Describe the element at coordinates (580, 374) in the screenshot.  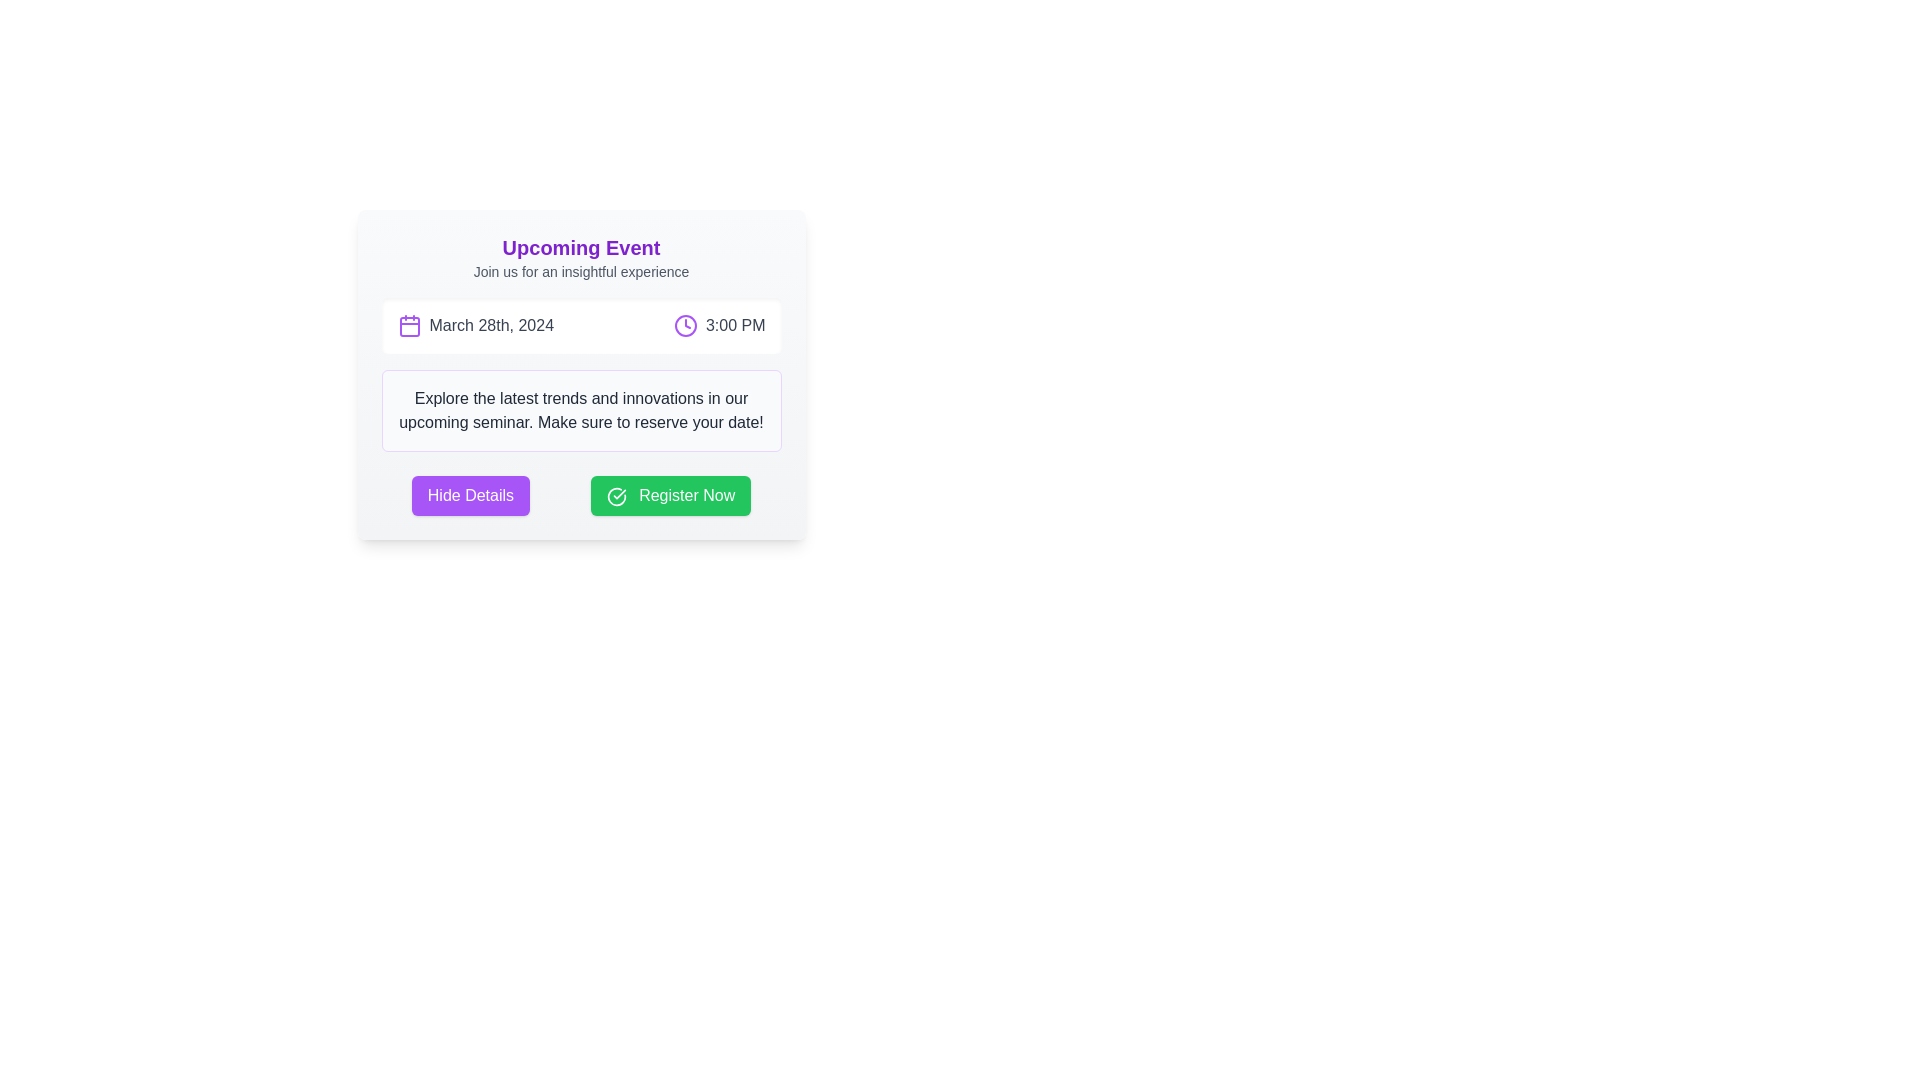
I see `event details from the Information Panel that advertises an event scheduled for March 28th, 2024, at 3:00 PM` at that location.